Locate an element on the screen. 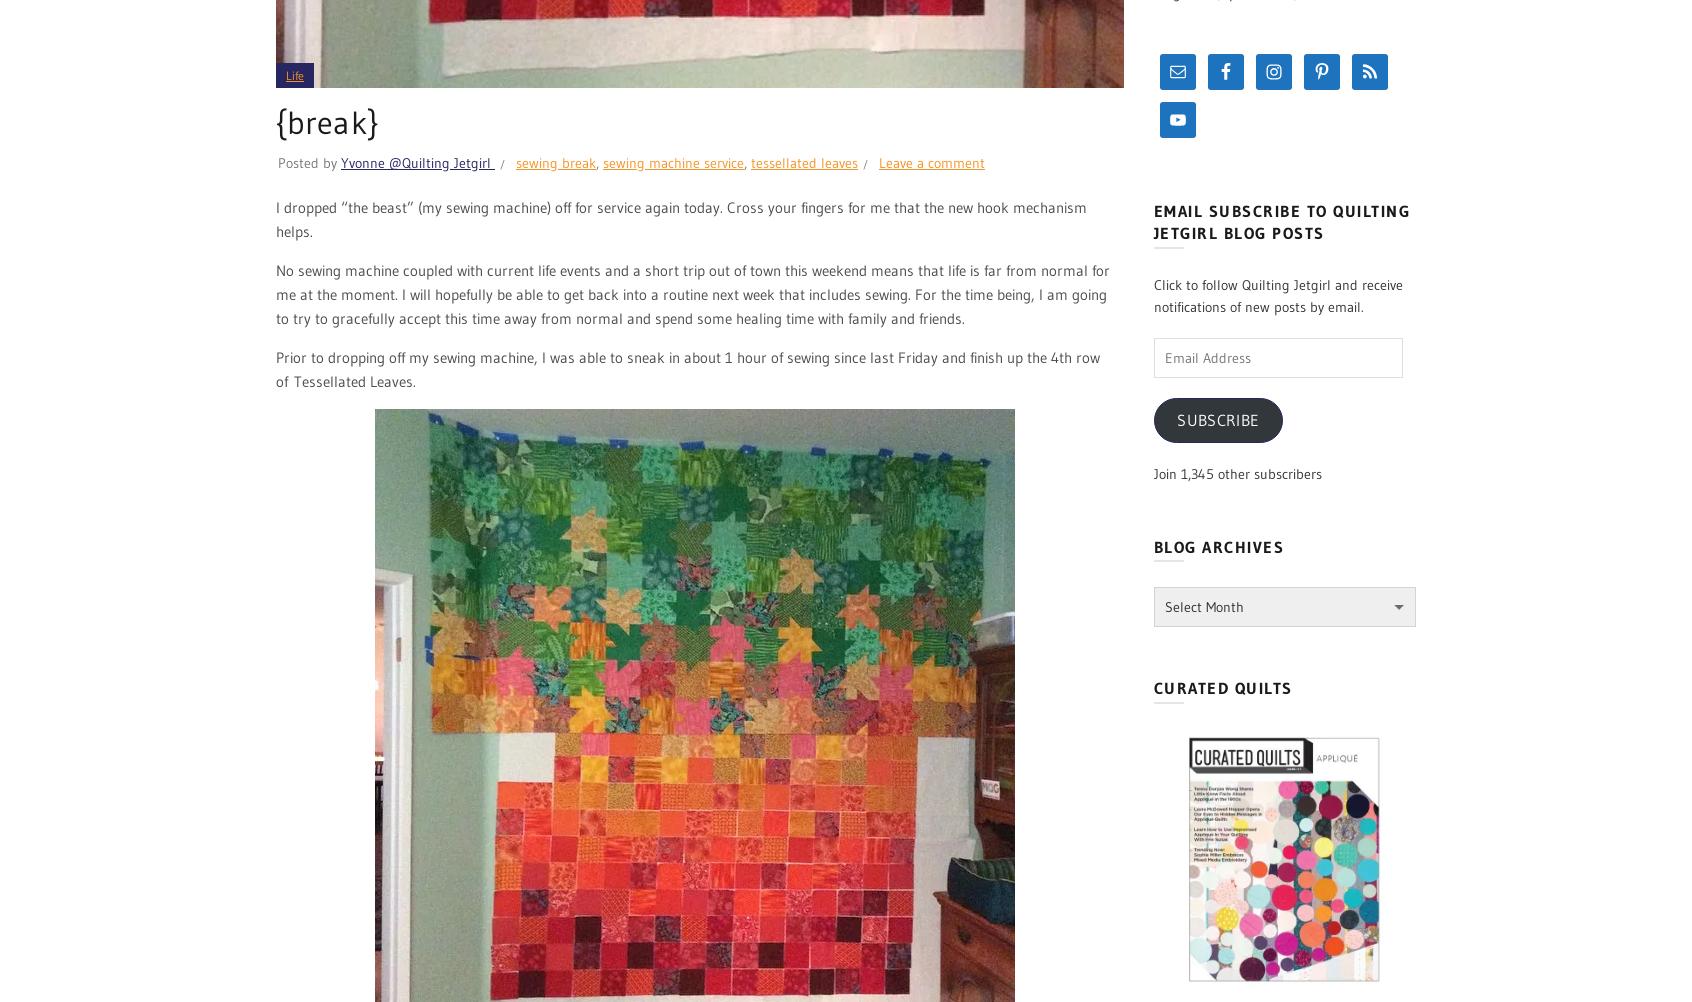 This screenshot has height=1002, width=1692. 'Curated Quilts' is located at coordinates (1222, 687).